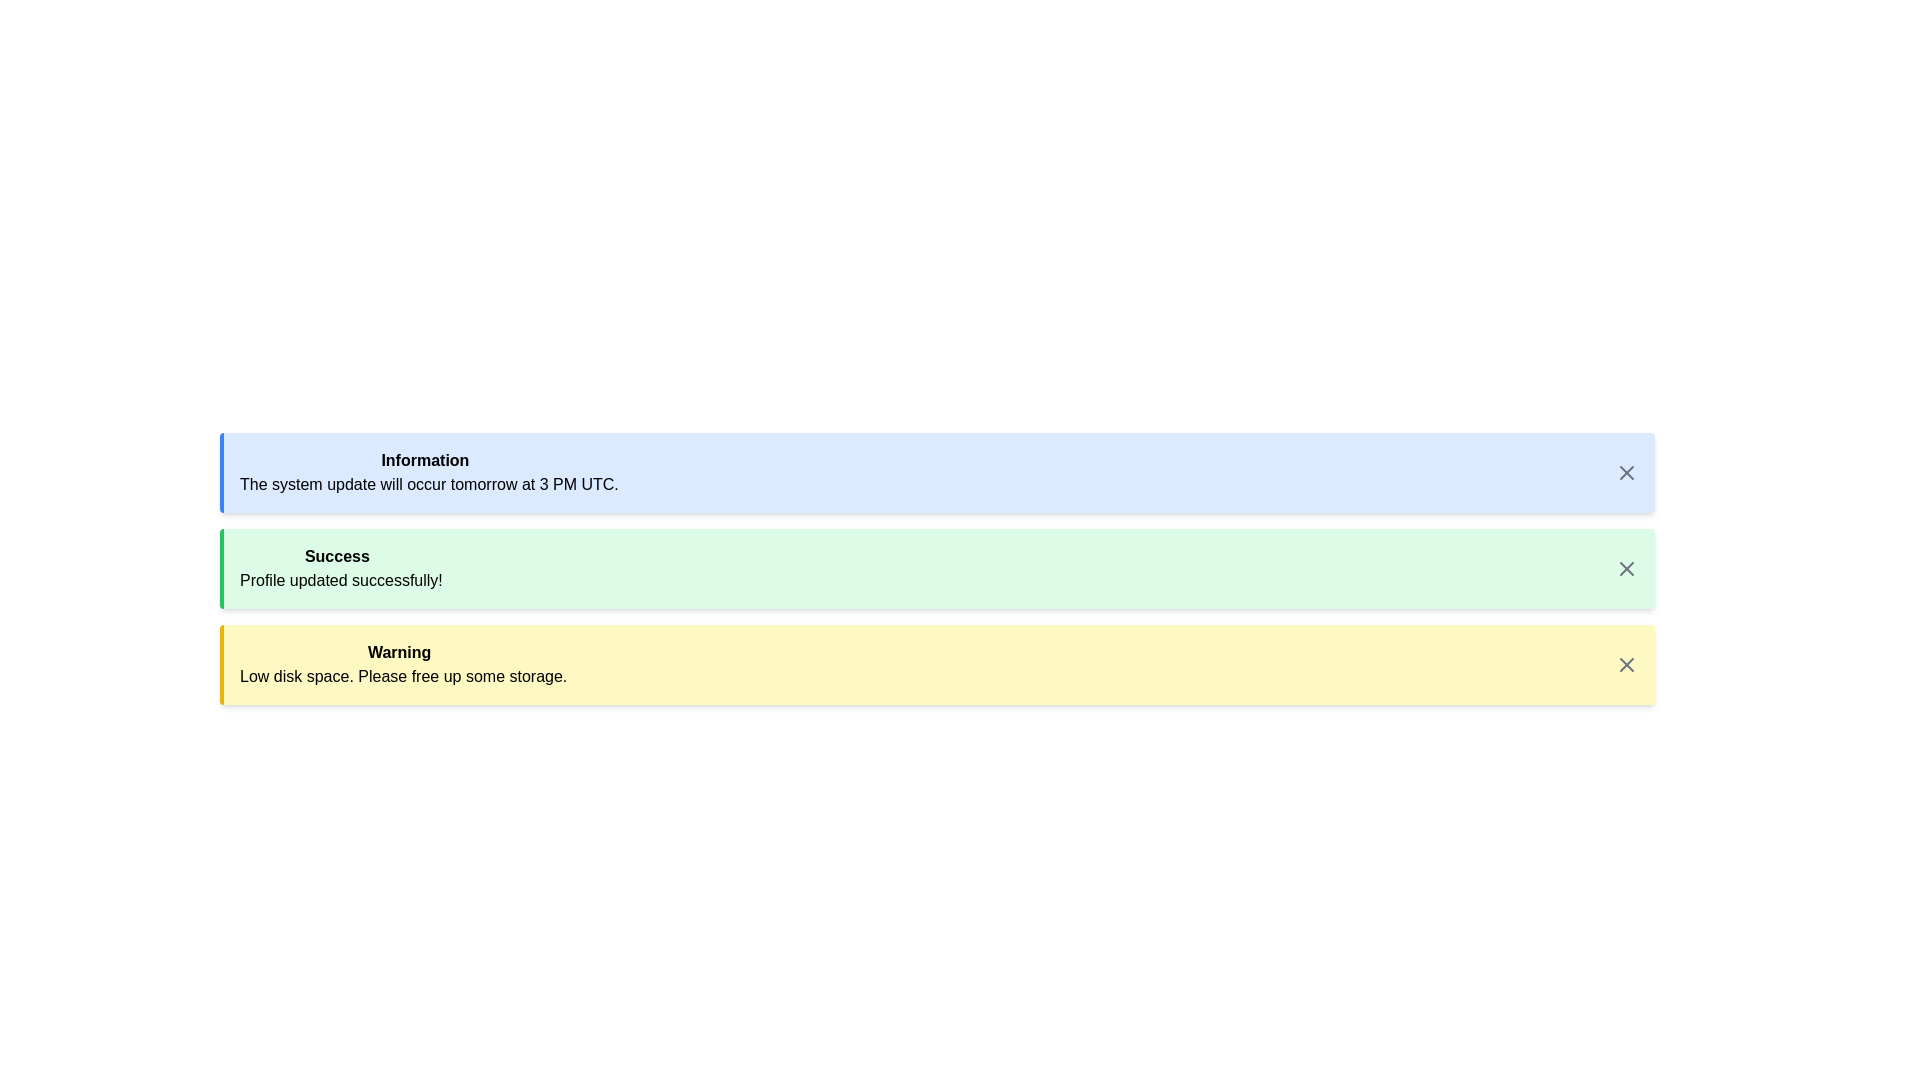 This screenshot has width=1920, height=1080. Describe the element at coordinates (1627, 569) in the screenshot. I see `the close button located in the upper-right section of the green notification box that contains the text 'Success Profile updated successfully!'` at that location.